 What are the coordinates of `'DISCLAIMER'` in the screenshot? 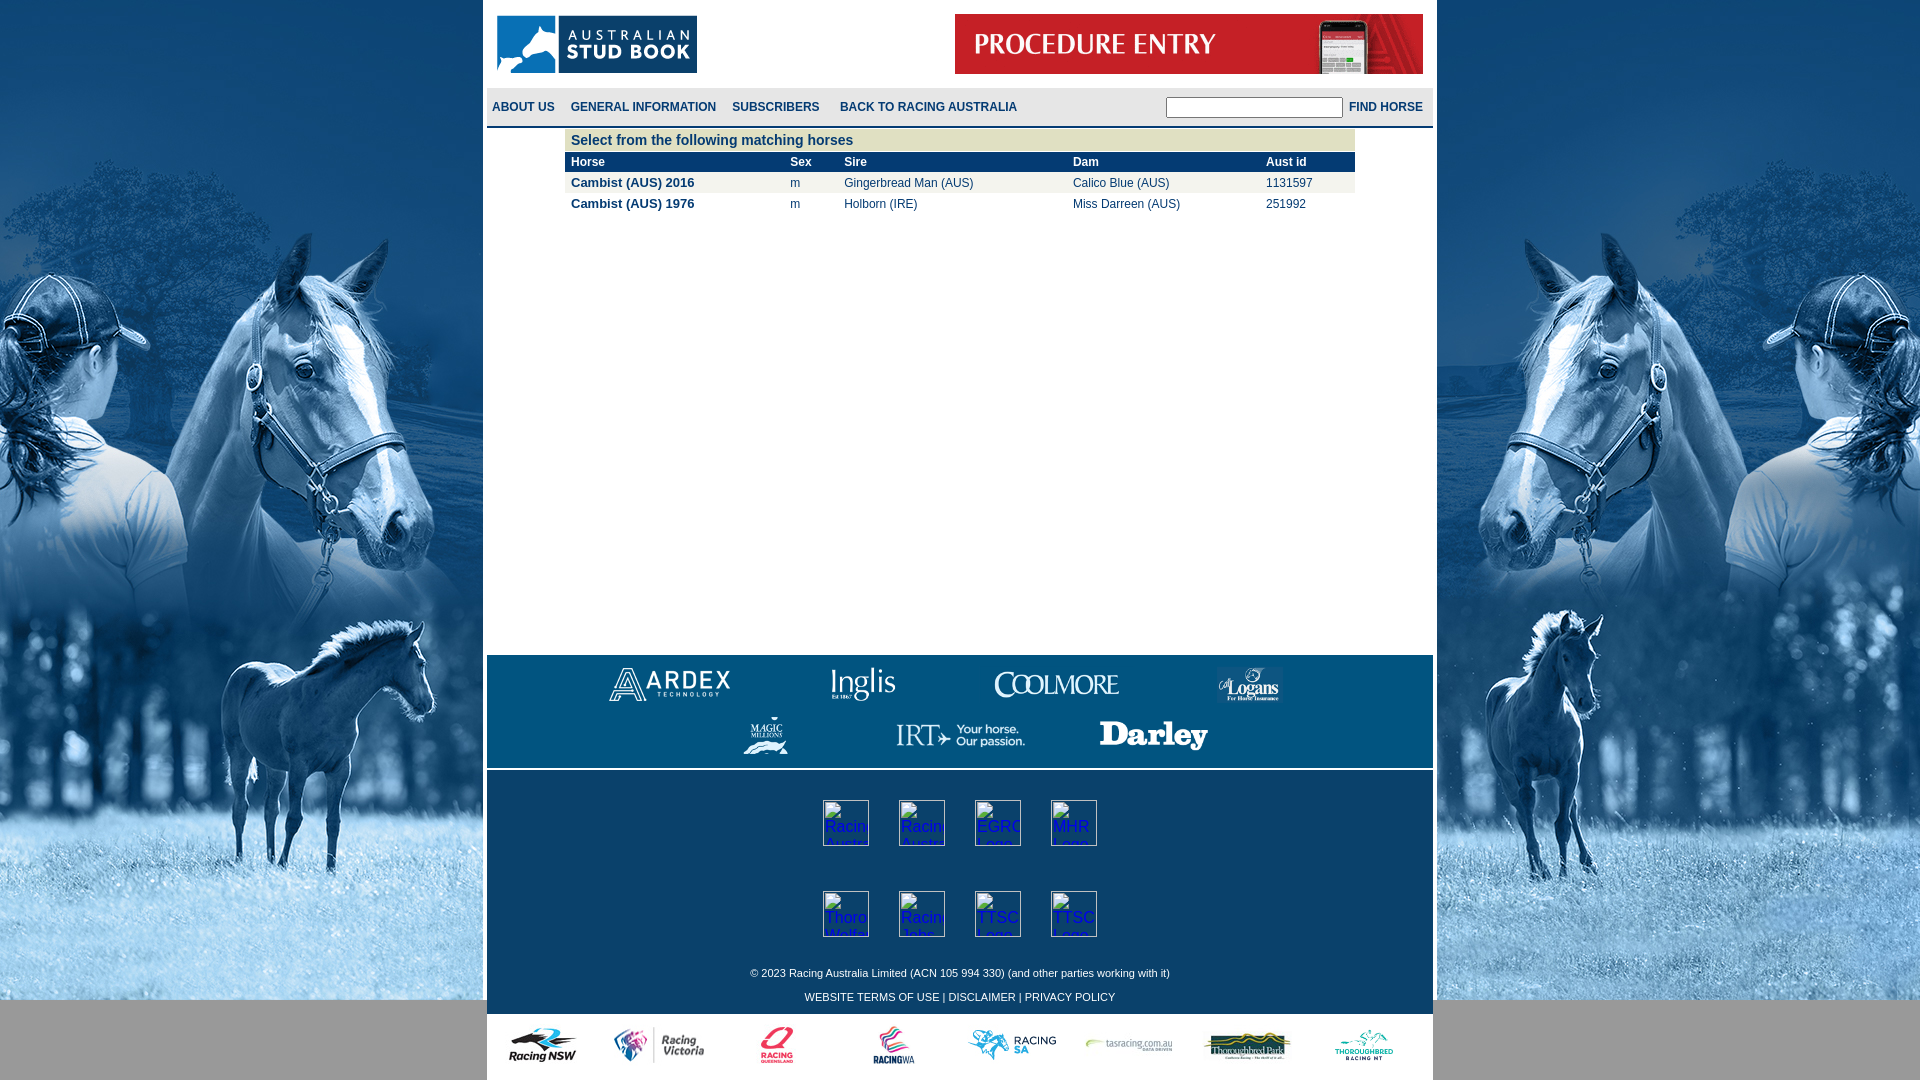 It's located at (981, 996).